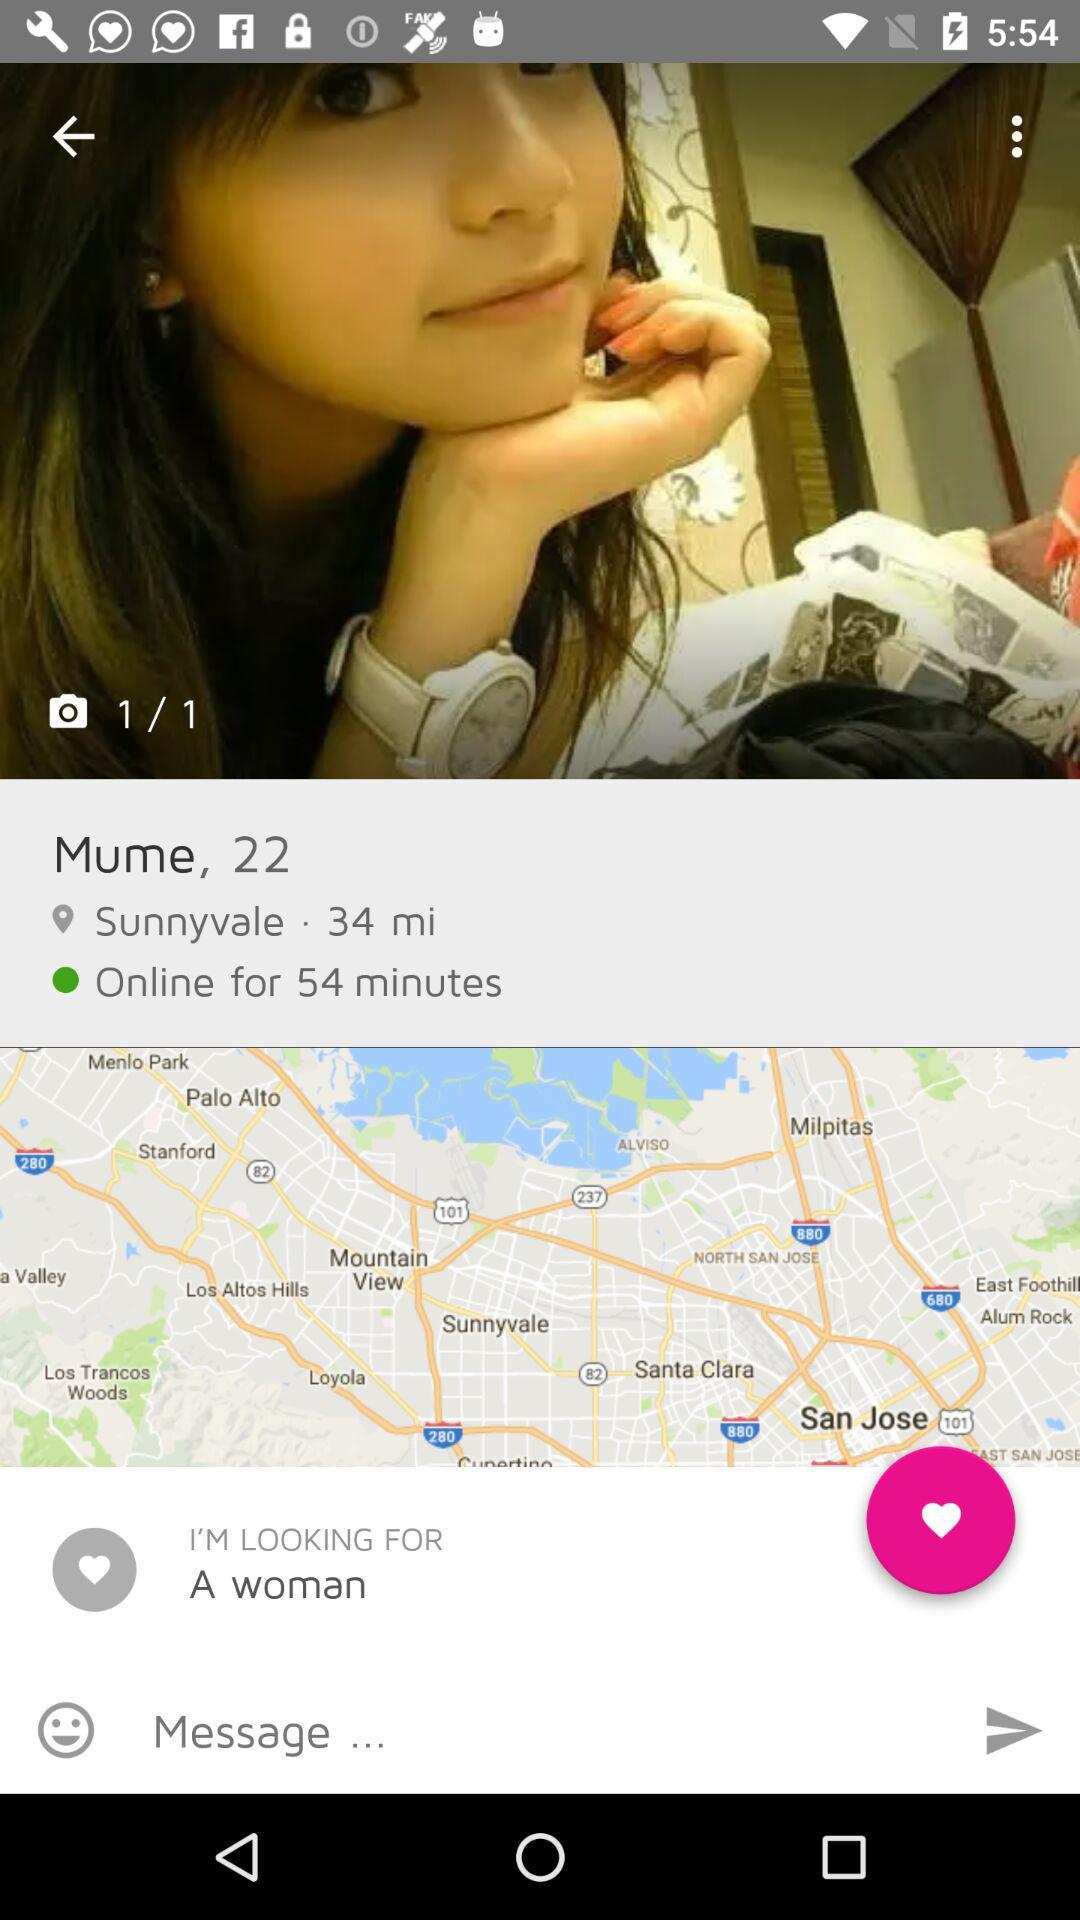 This screenshot has height=1920, width=1080. Describe the element at coordinates (1014, 1729) in the screenshot. I see `send message` at that location.